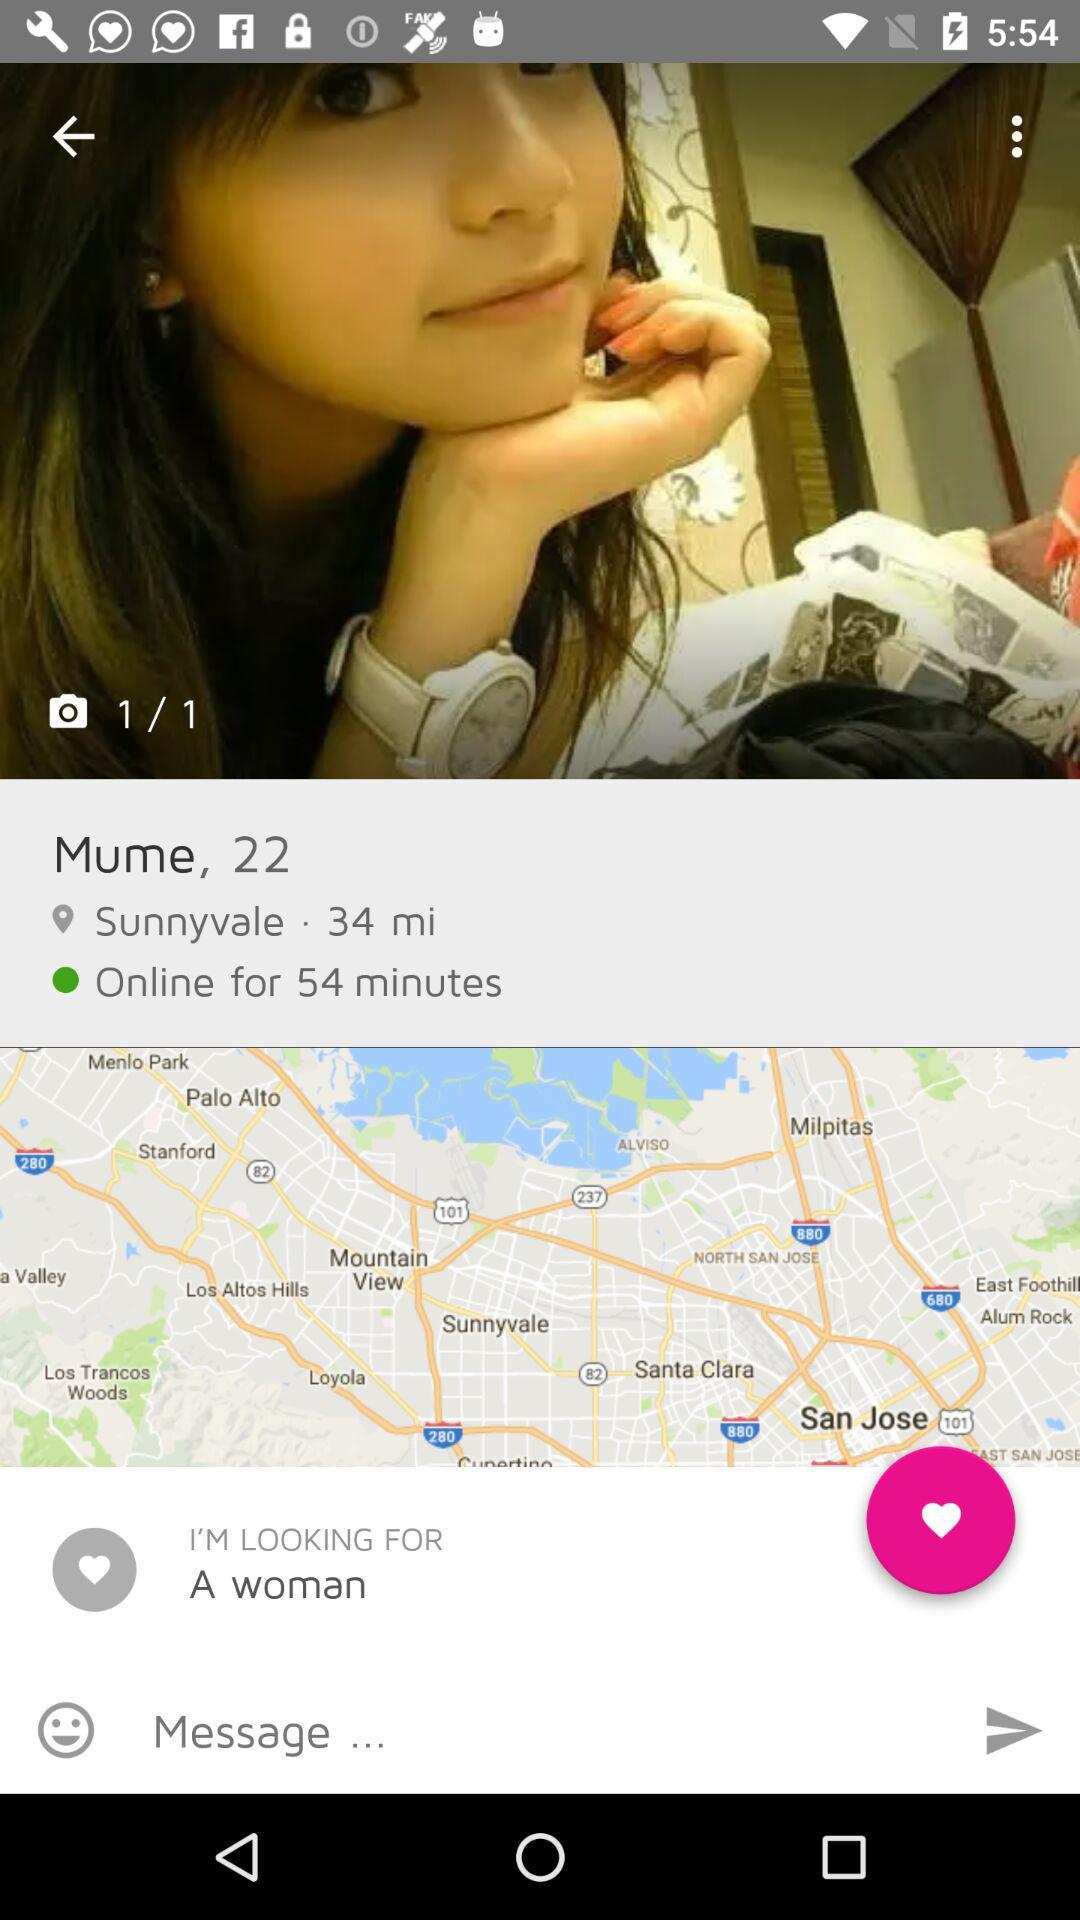 This screenshot has height=1920, width=1080. Describe the element at coordinates (1014, 1729) in the screenshot. I see `send message` at that location.